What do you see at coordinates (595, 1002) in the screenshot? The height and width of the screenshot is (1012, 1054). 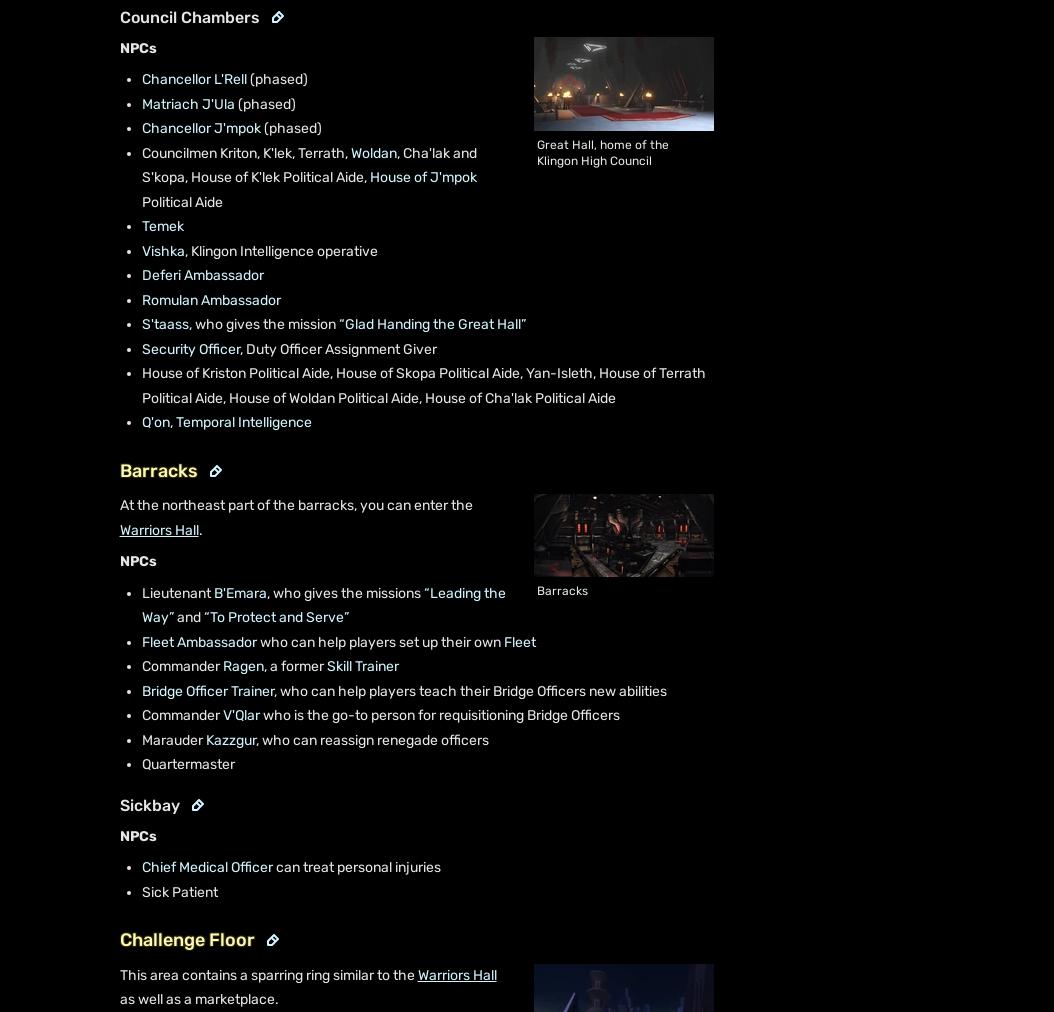 I see `'Global Sitemap'` at bounding box center [595, 1002].